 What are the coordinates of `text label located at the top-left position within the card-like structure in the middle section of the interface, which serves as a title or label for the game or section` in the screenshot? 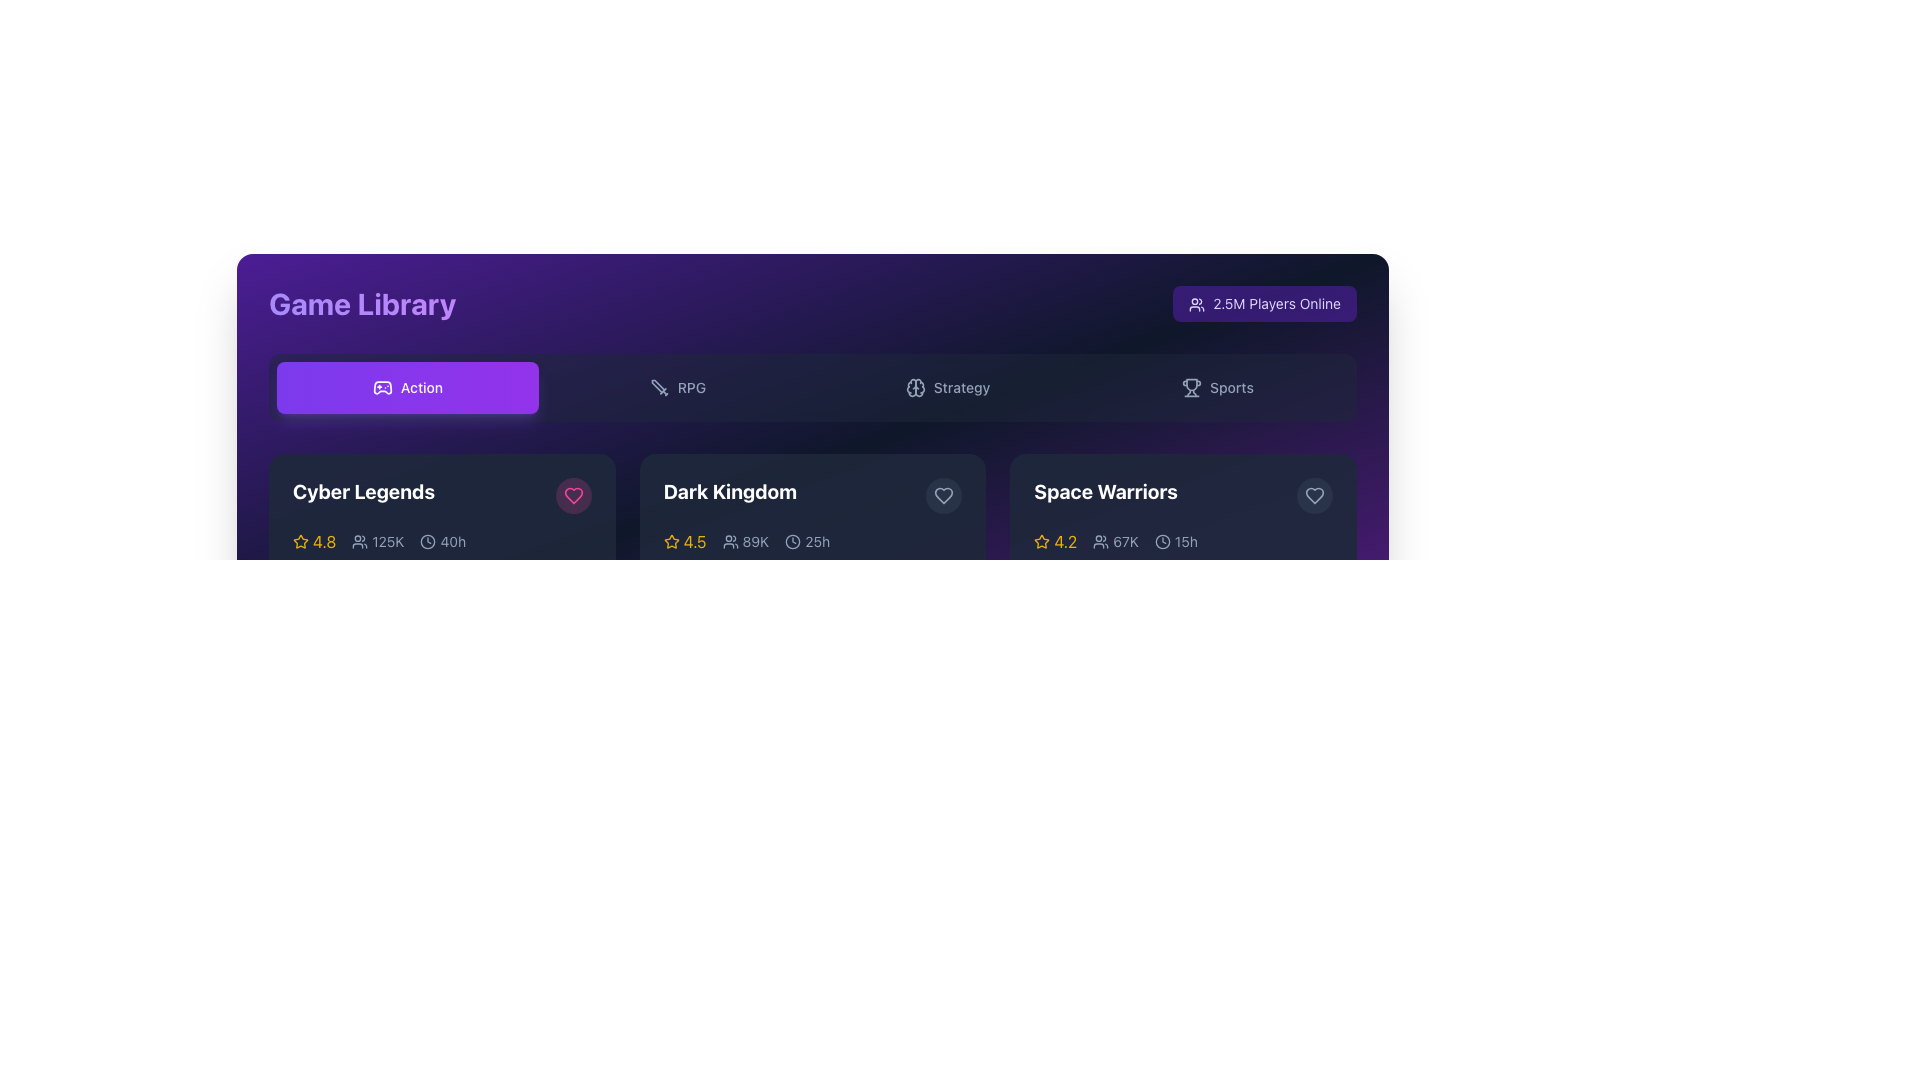 It's located at (1105, 492).